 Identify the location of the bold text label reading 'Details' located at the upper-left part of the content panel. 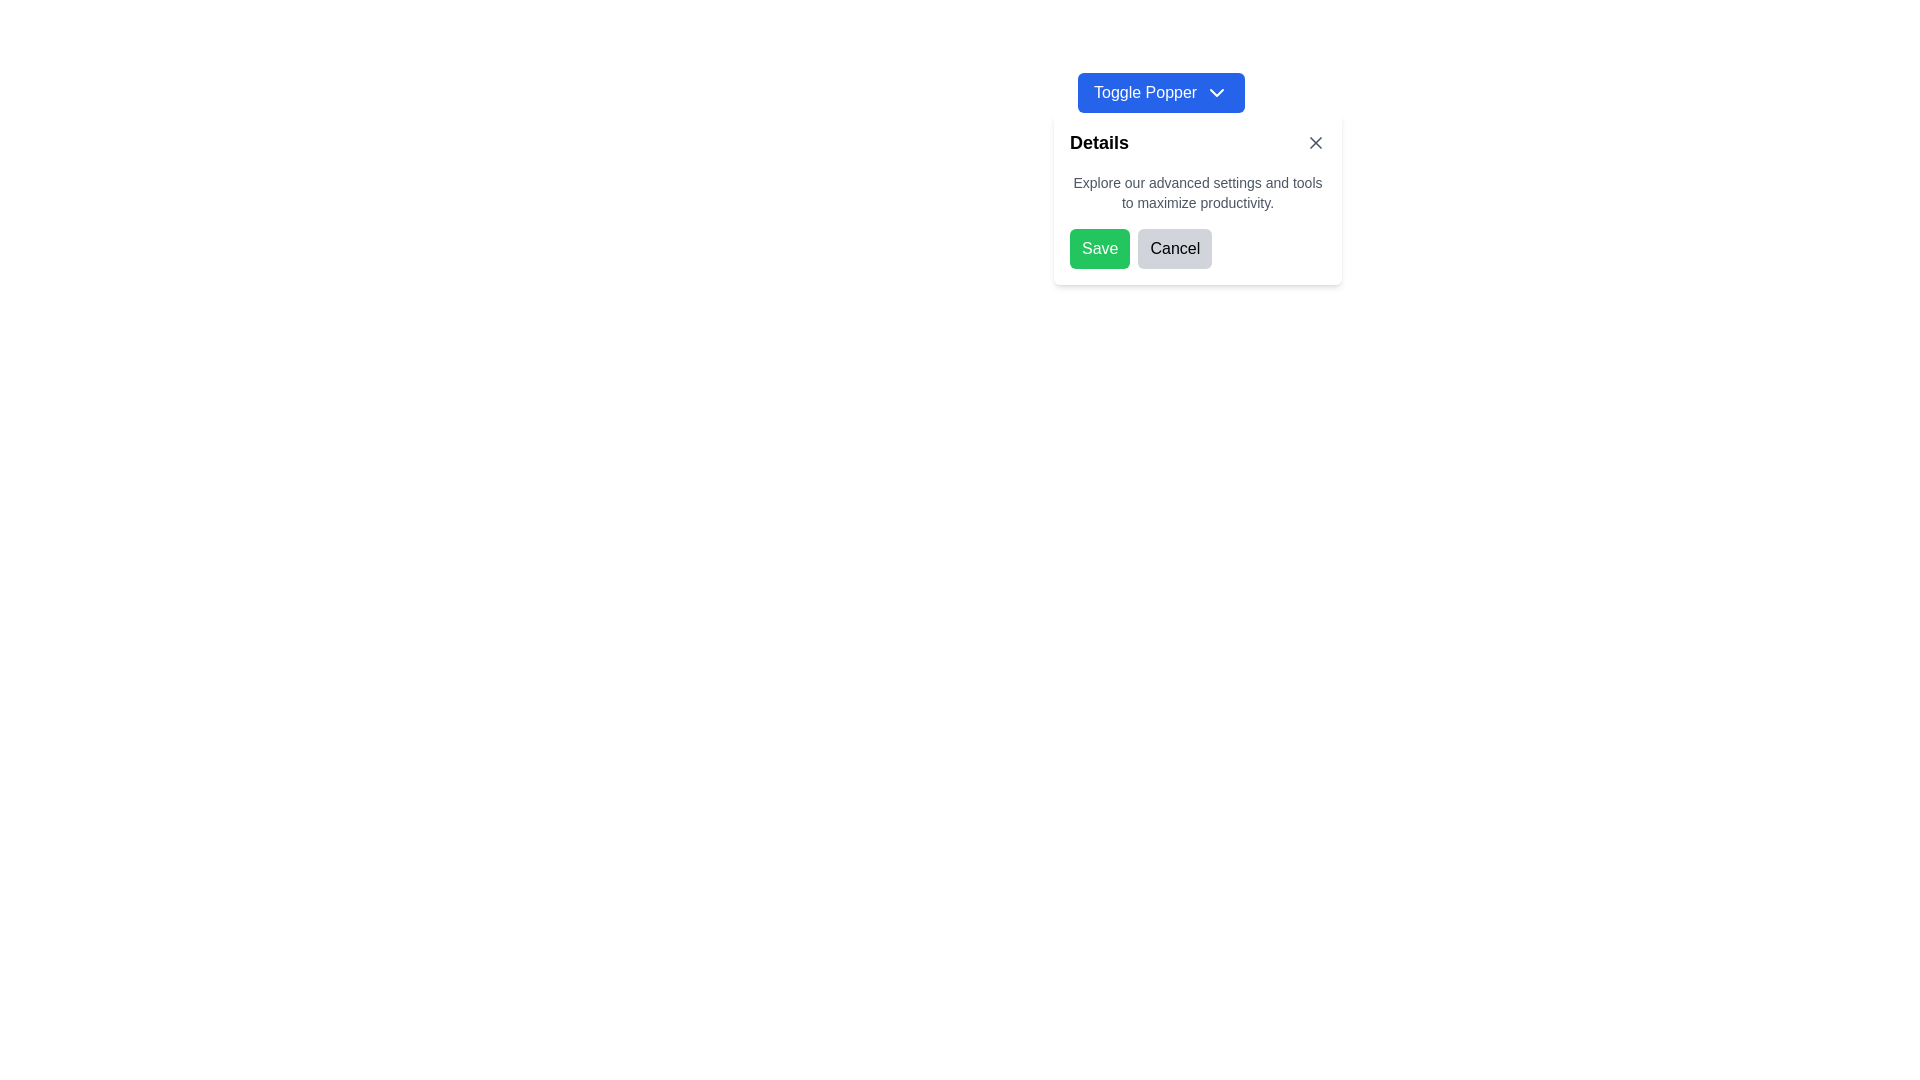
(1098, 141).